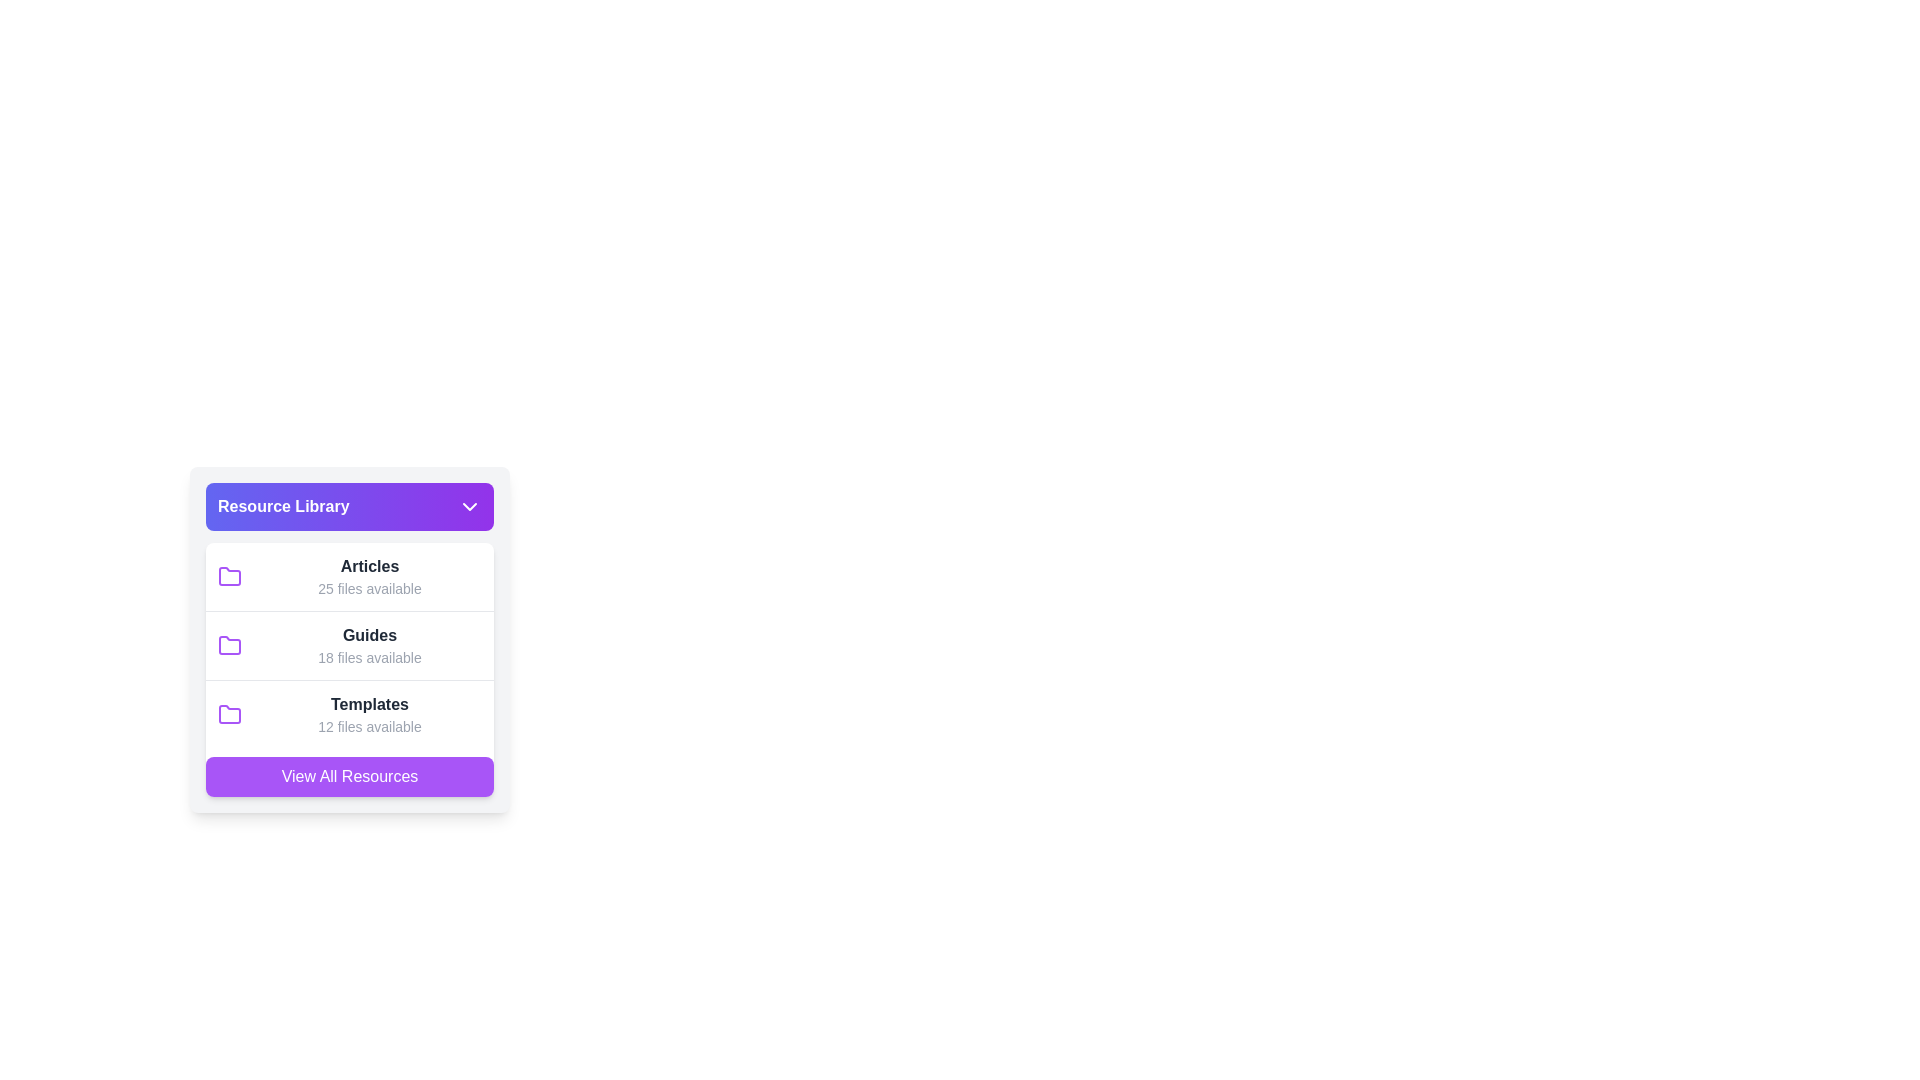 The image size is (1920, 1080). What do you see at coordinates (282, 505) in the screenshot?
I see `the bold text label reading 'Resource Library', which is styled in white font on a gradient purple and indigo background and is located in the header bar` at bounding box center [282, 505].